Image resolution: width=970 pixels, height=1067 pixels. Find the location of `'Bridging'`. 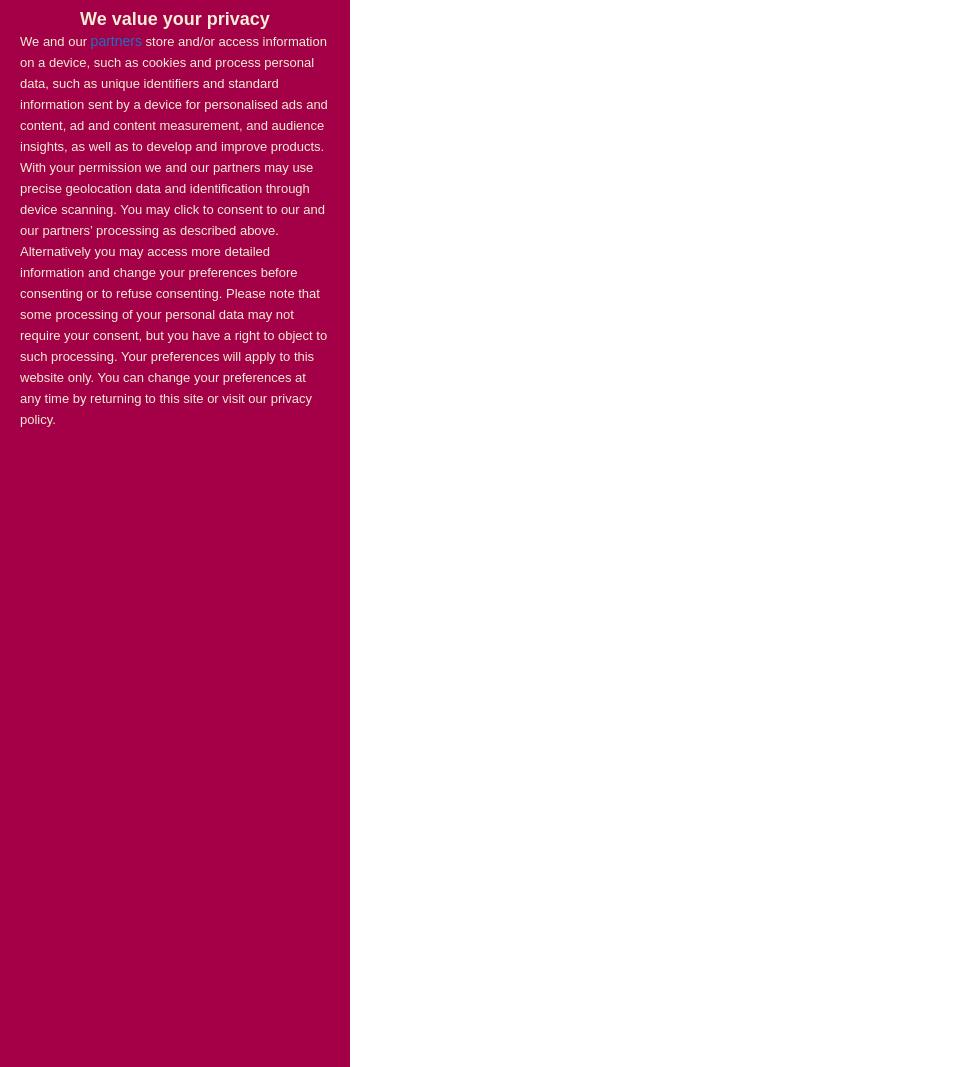

'Bridging' is located at coordinates (48, 136).